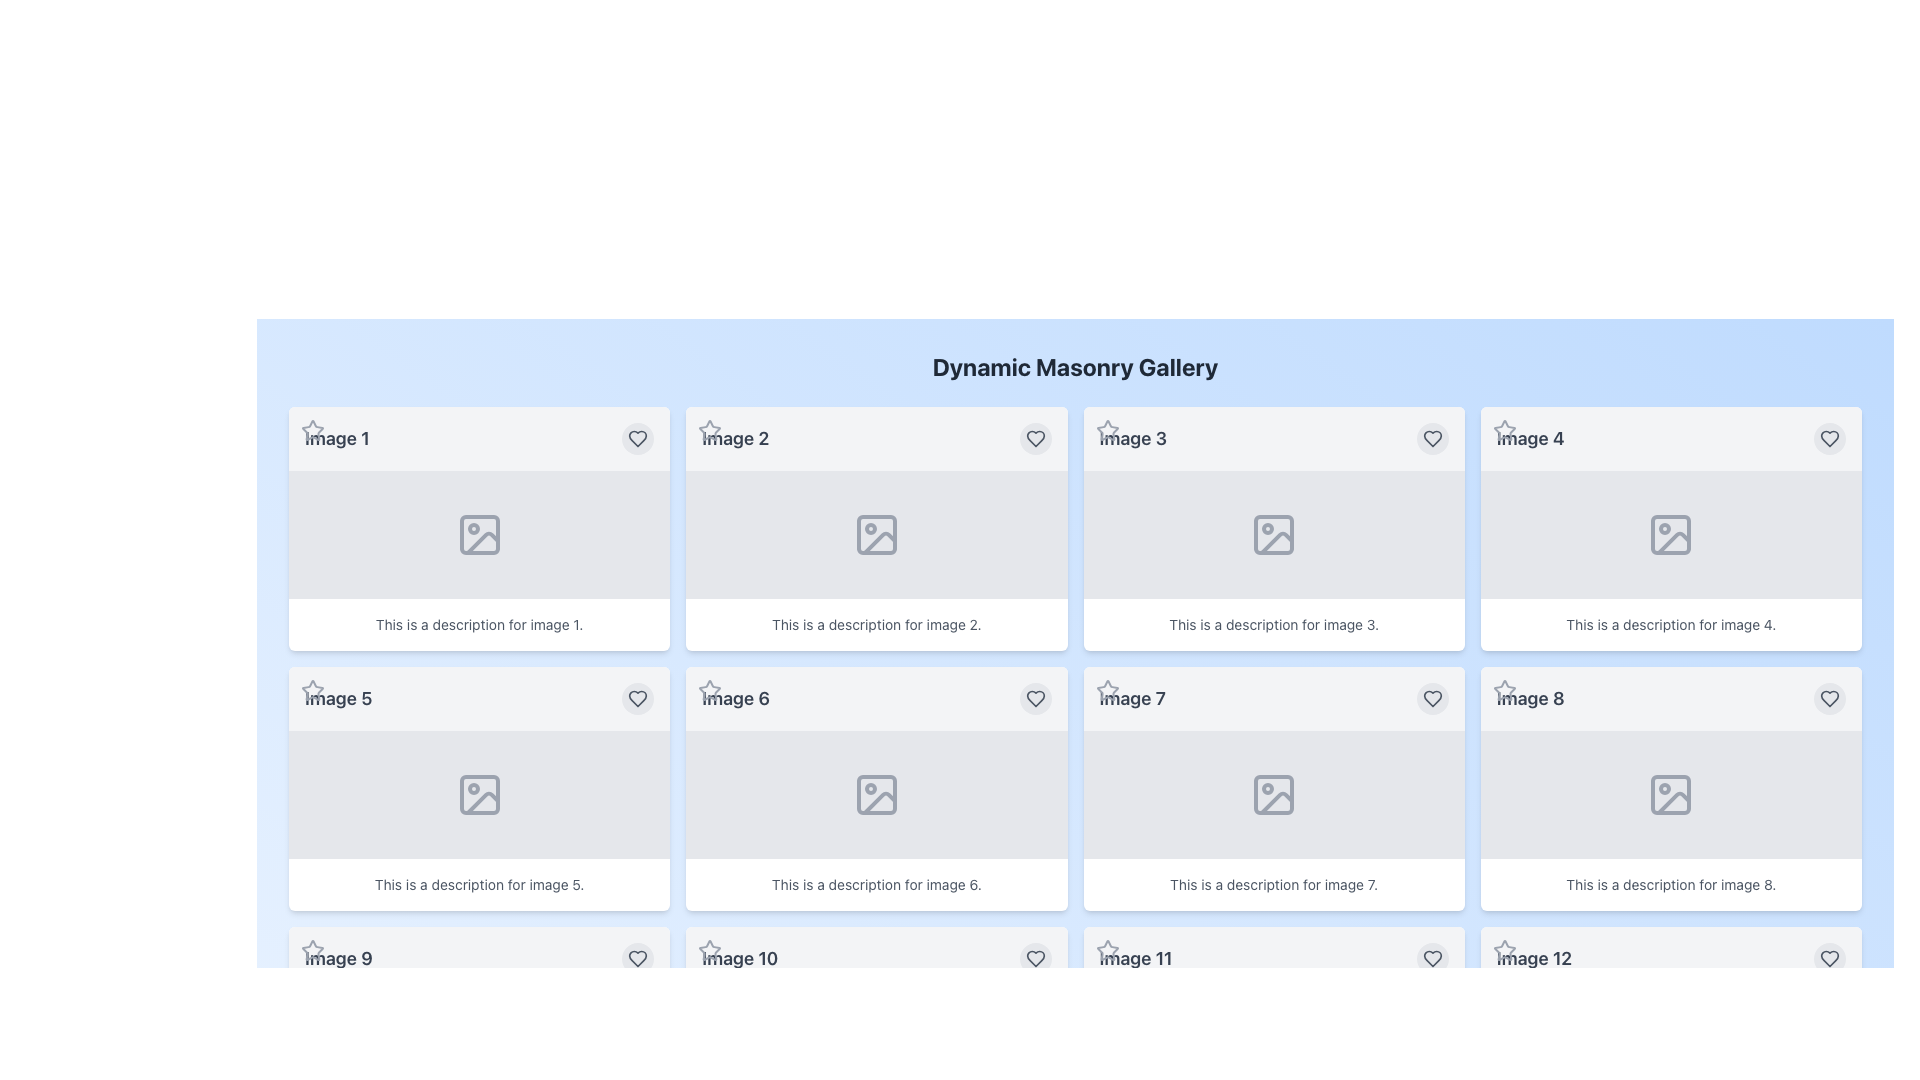  What do you see at coordinates (710, 429) in the screenshot?
I see `the star outline icon that serves as a marker for 'Image 2'` at bounding box center [710, 429].